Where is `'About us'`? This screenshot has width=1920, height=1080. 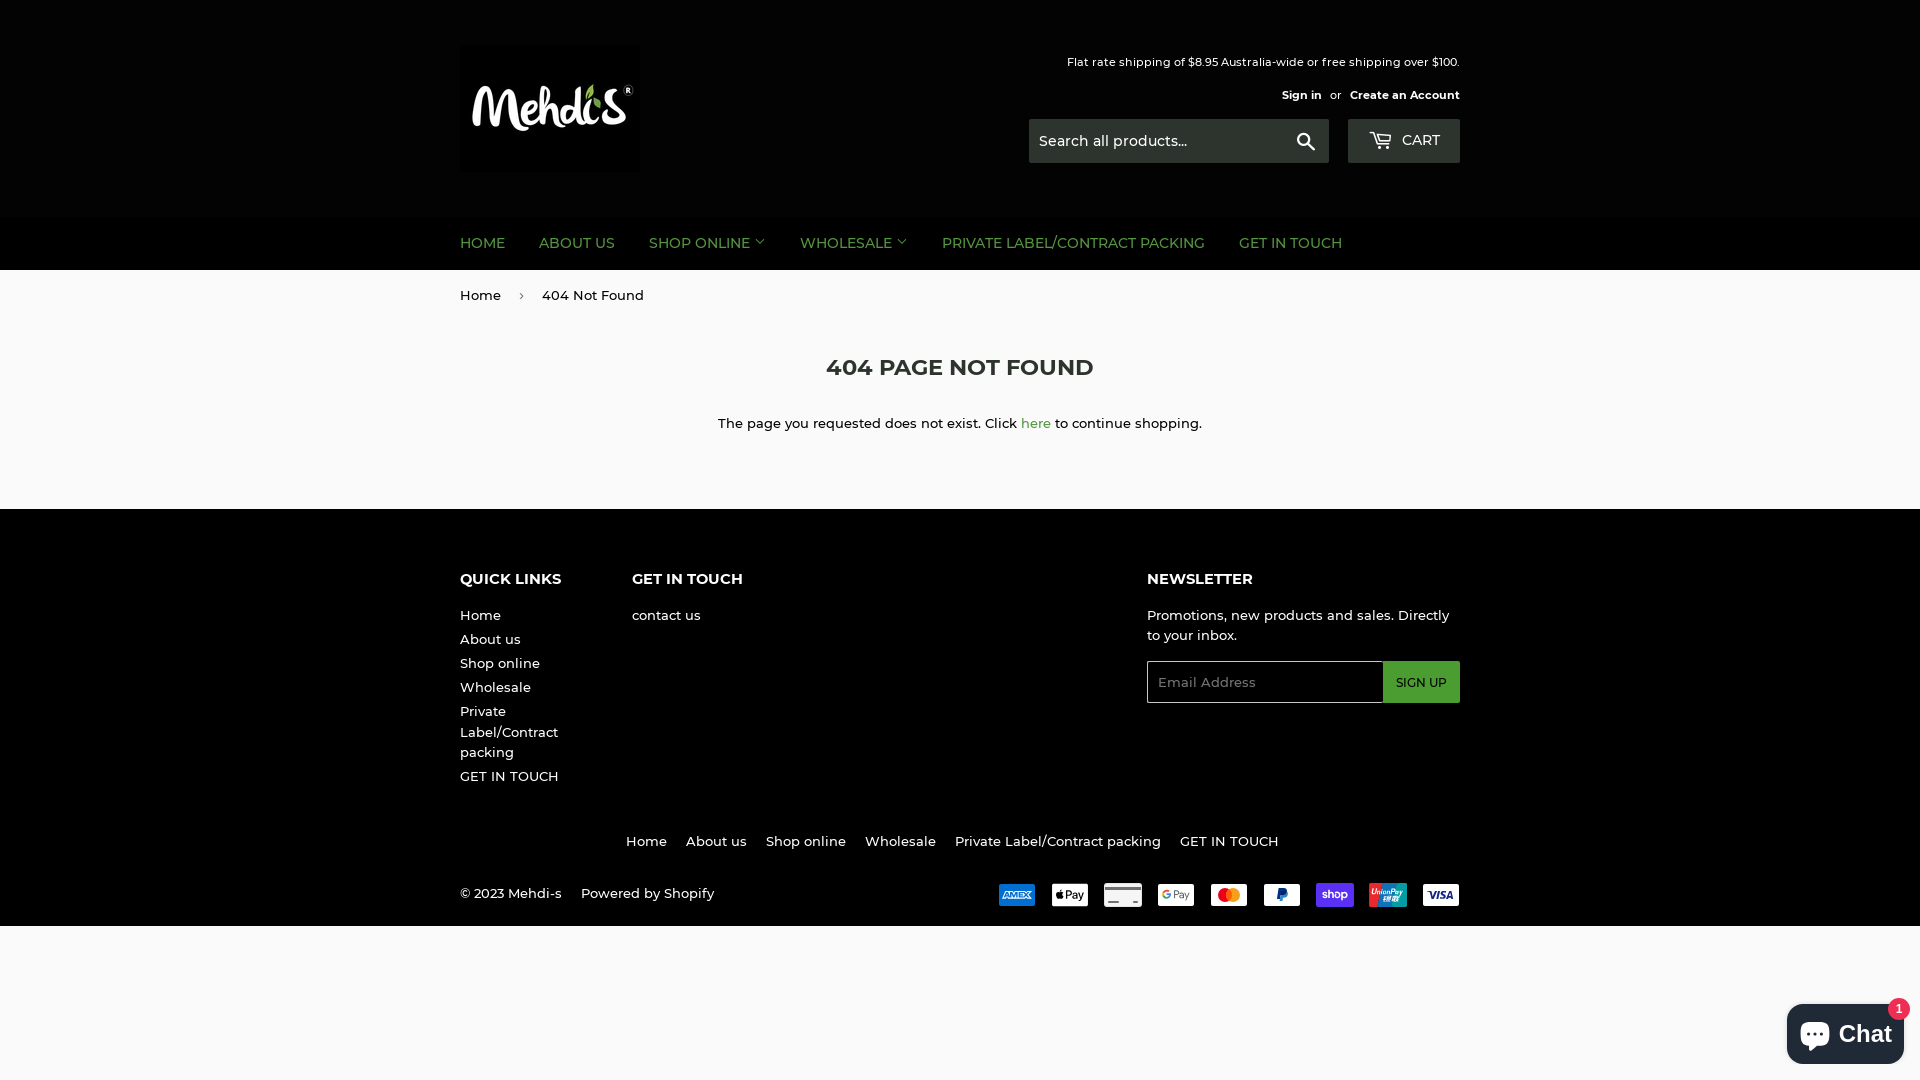
'About us' is located at coordinates (716, 840).